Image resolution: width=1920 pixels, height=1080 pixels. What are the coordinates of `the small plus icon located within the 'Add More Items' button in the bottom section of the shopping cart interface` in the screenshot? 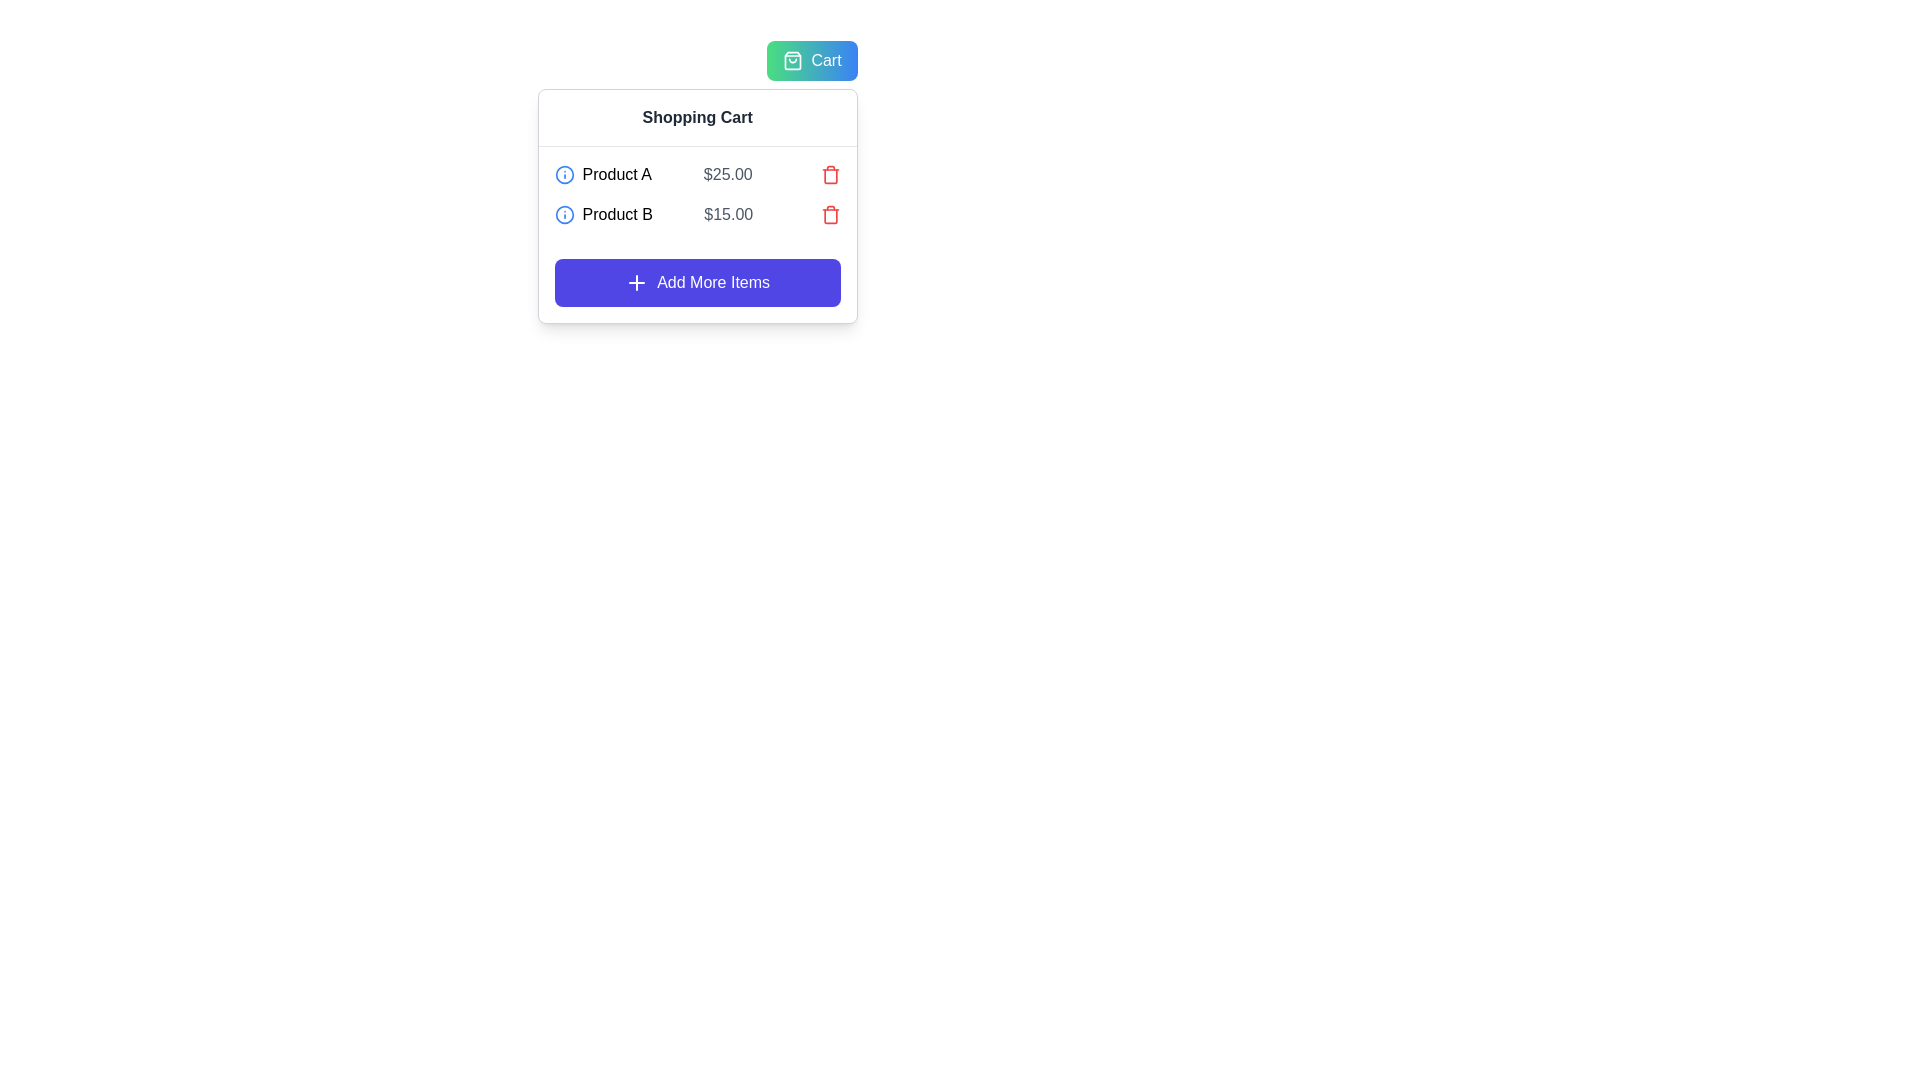 It's located at (636, 282).